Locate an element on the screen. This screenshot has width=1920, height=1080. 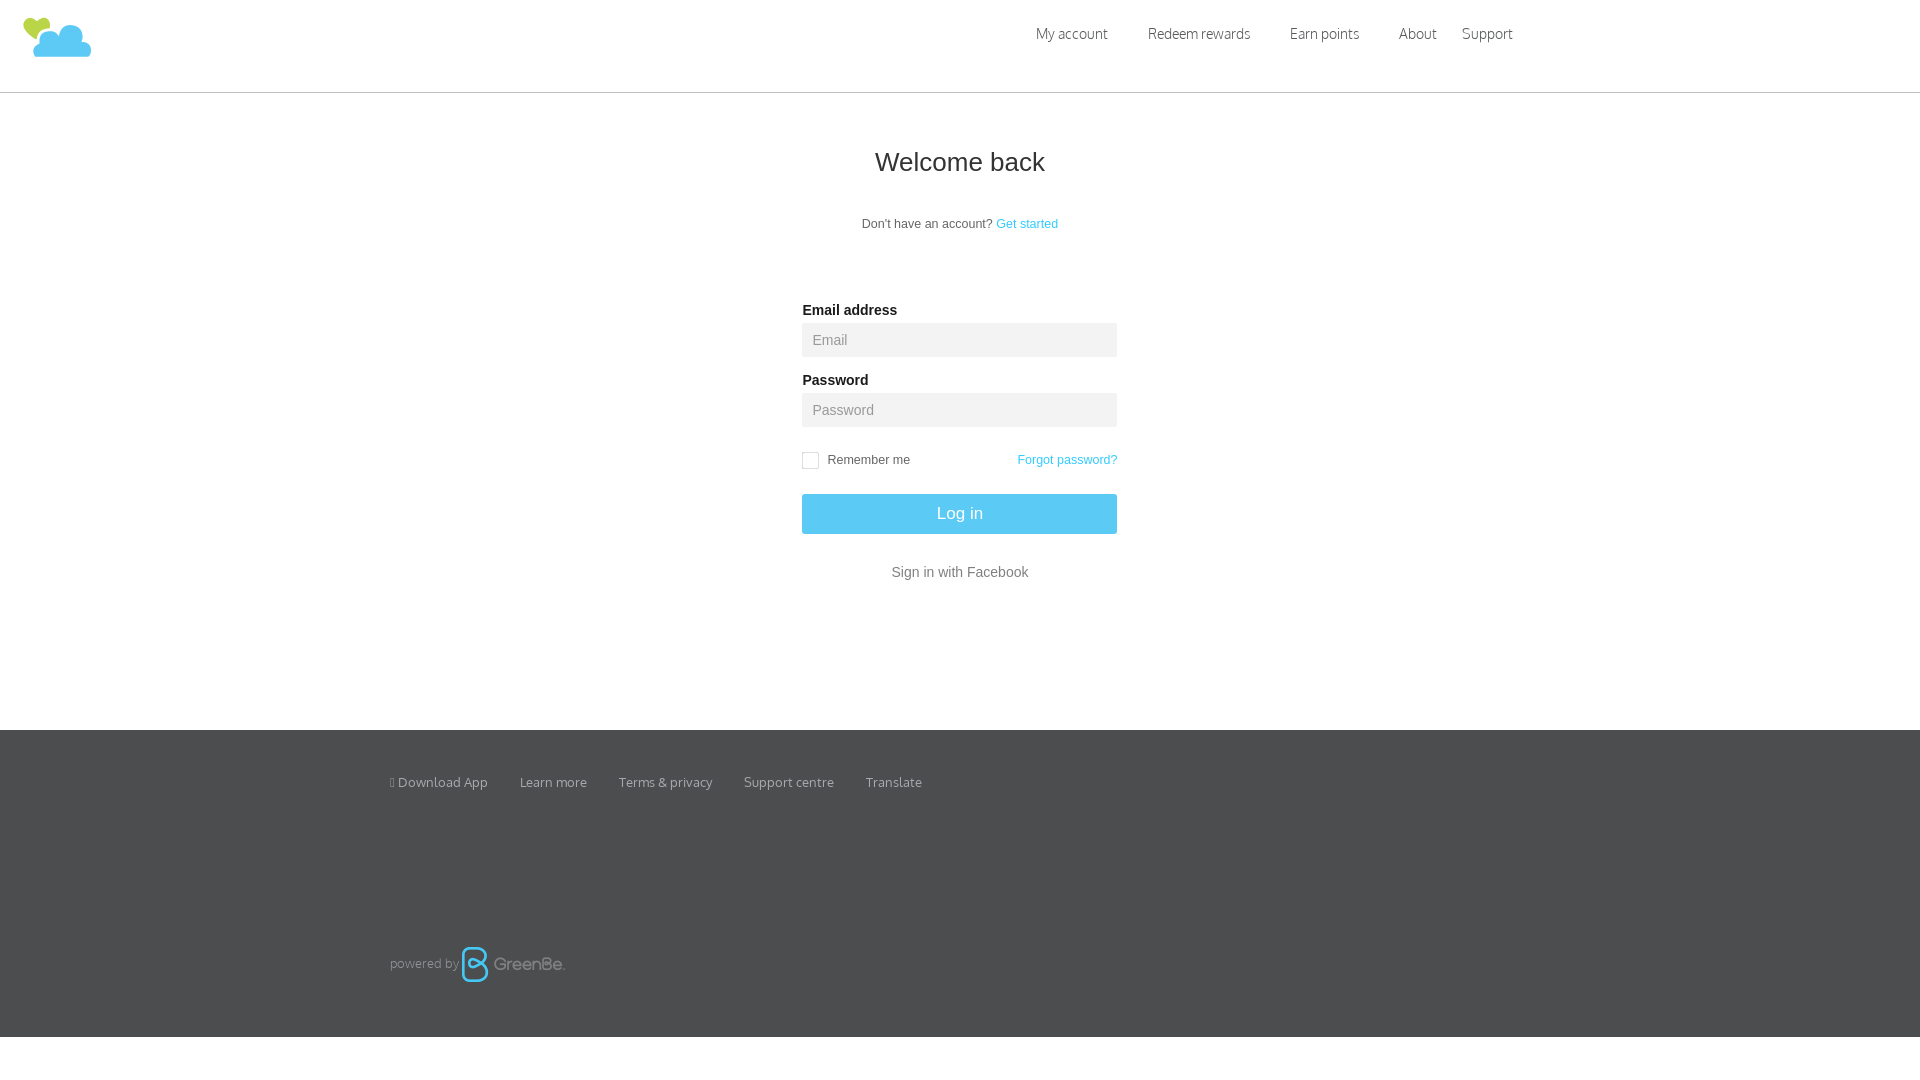
'Redeem rewards' is located at coordinates (1128, 33).